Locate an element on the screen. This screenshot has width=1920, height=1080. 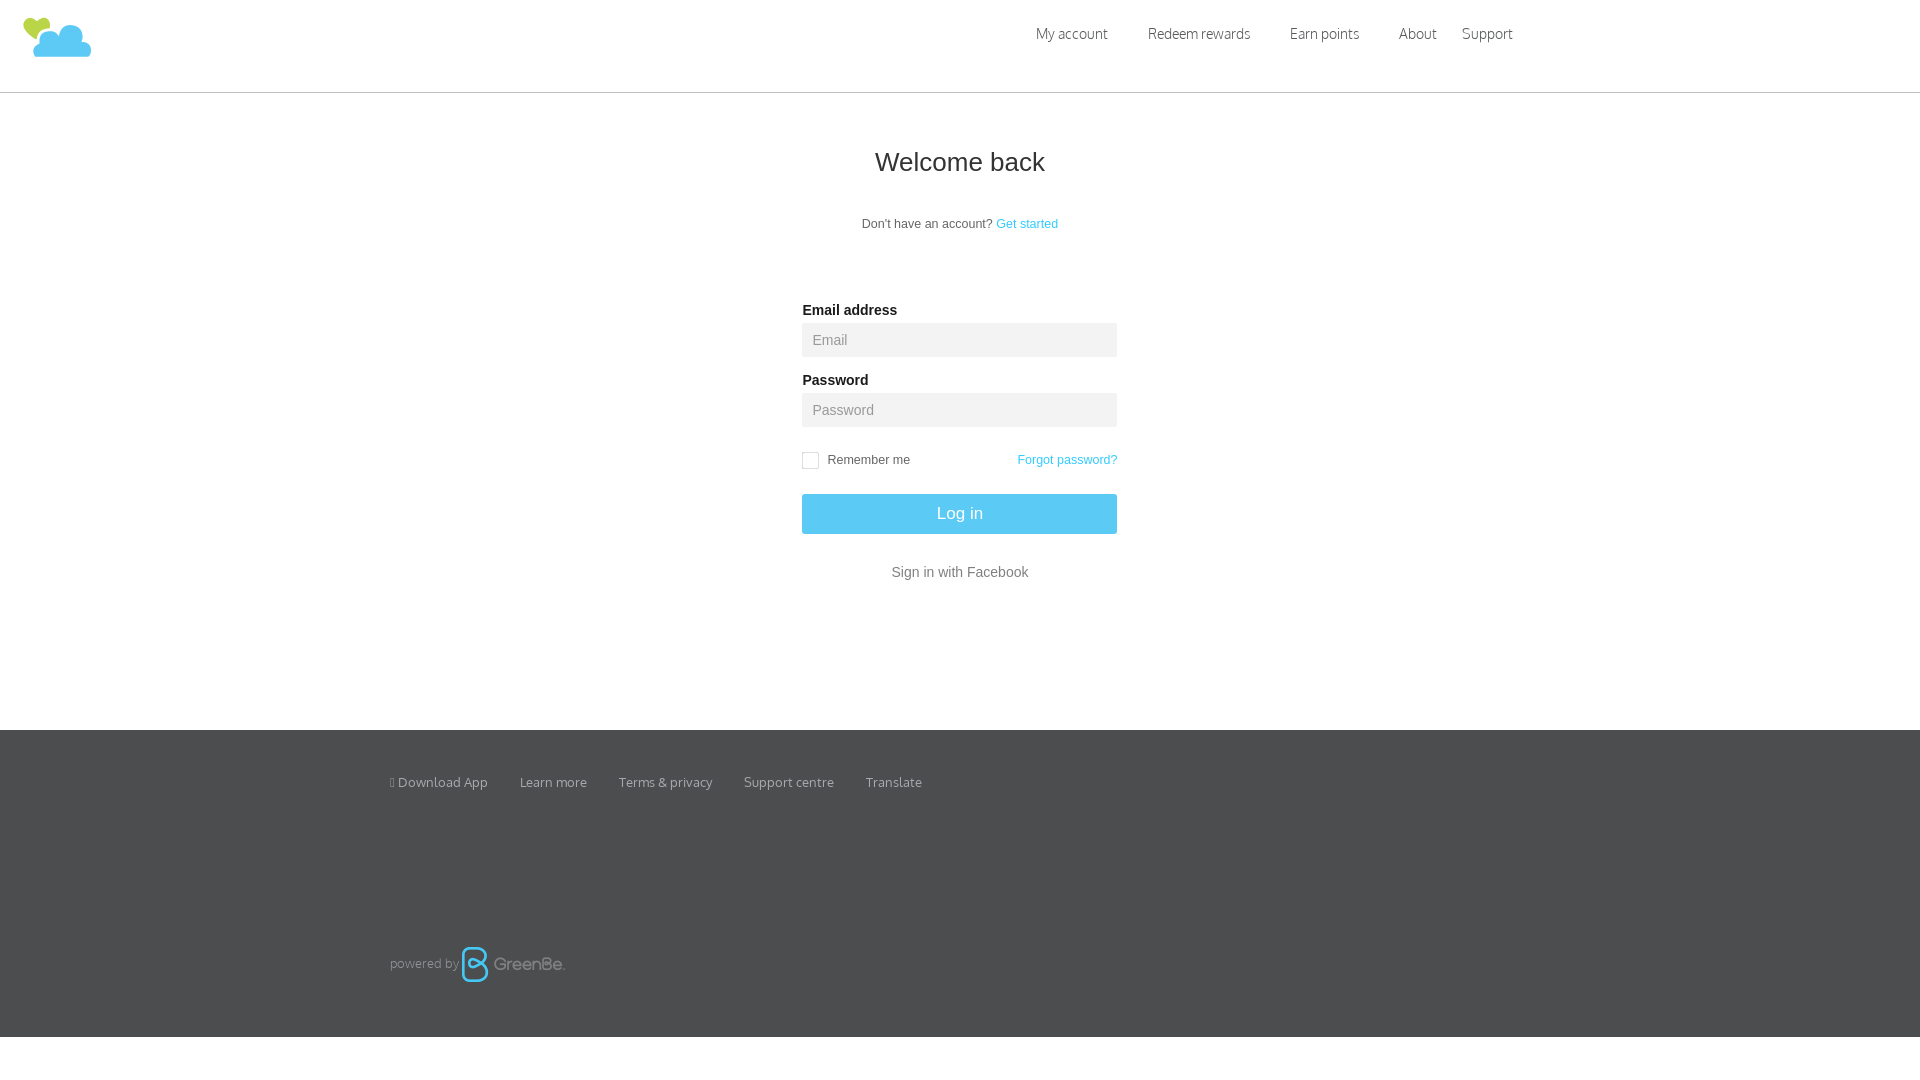
'Redeem rewards' is located at coordinates (1128, 33).